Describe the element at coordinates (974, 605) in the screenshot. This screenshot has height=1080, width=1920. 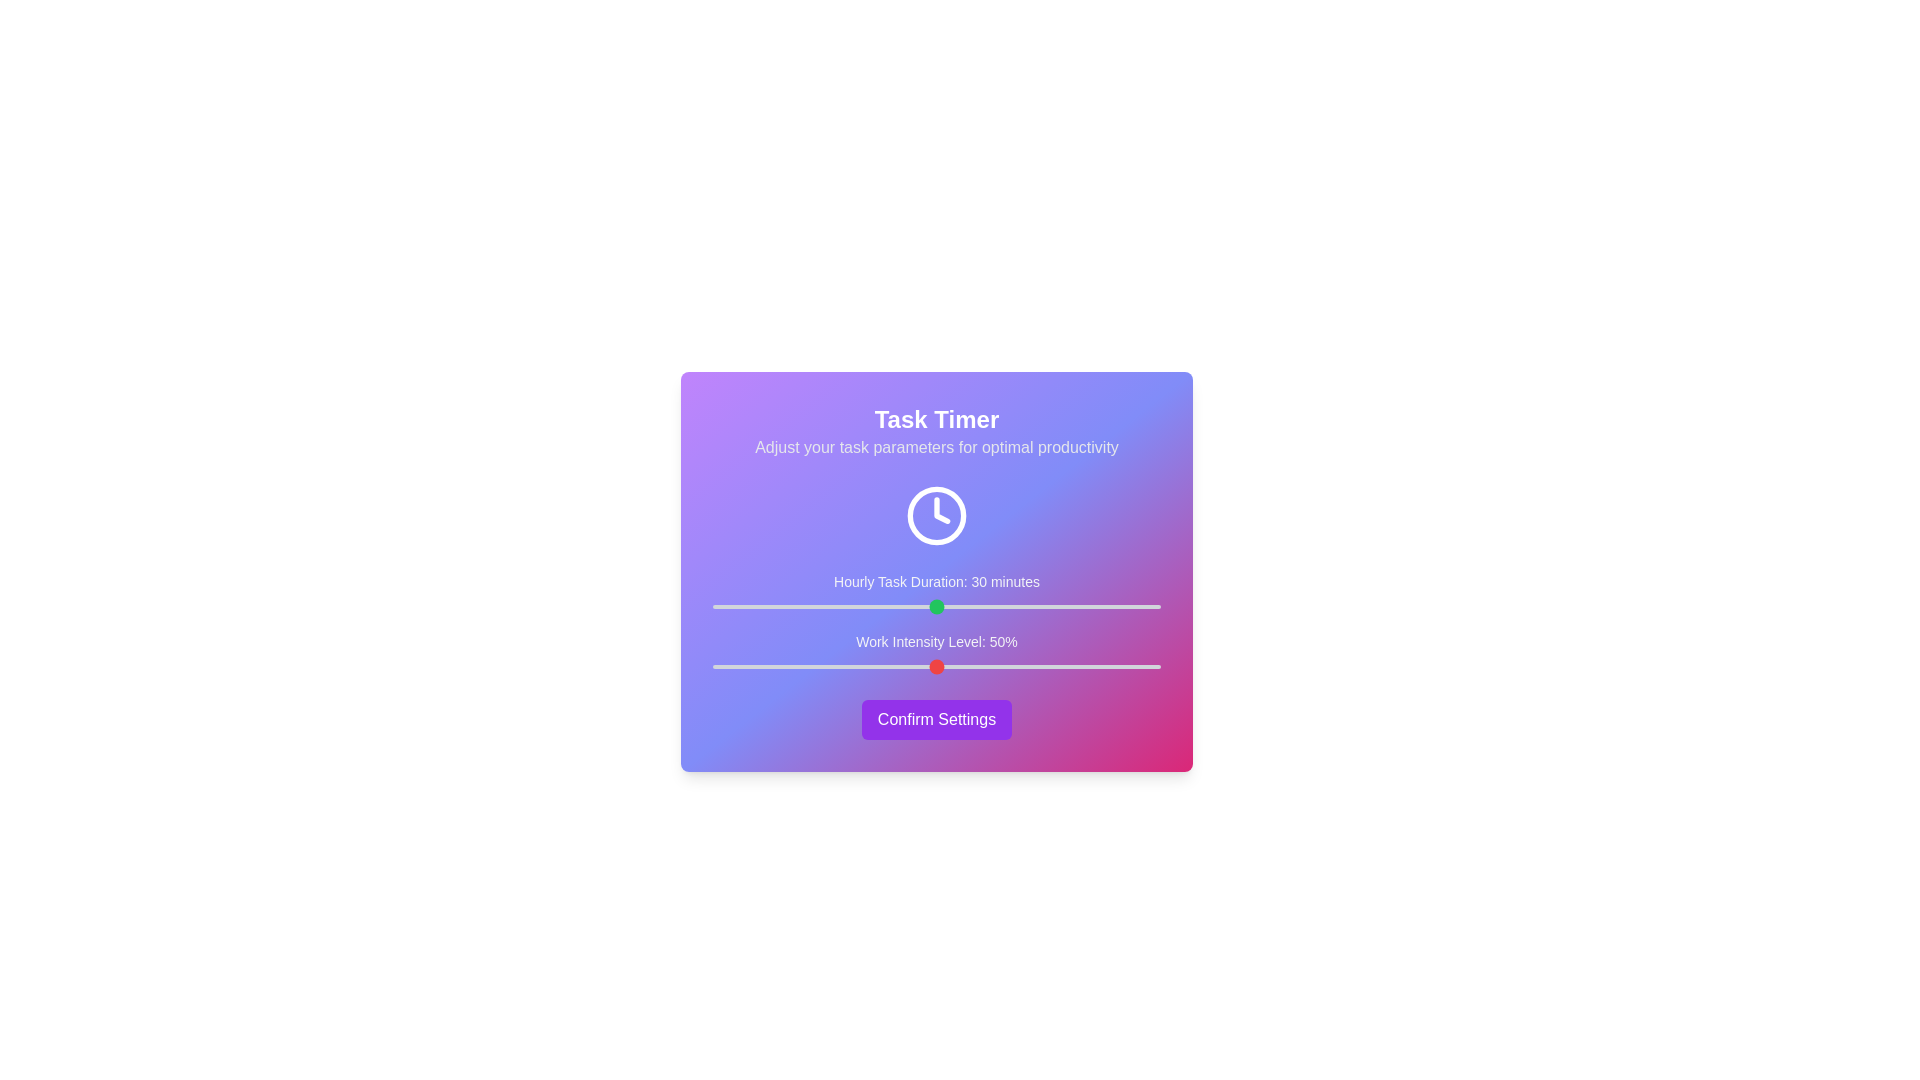
I see `the 'Hourly Task Duration' slider to 35 minutes` at that location.